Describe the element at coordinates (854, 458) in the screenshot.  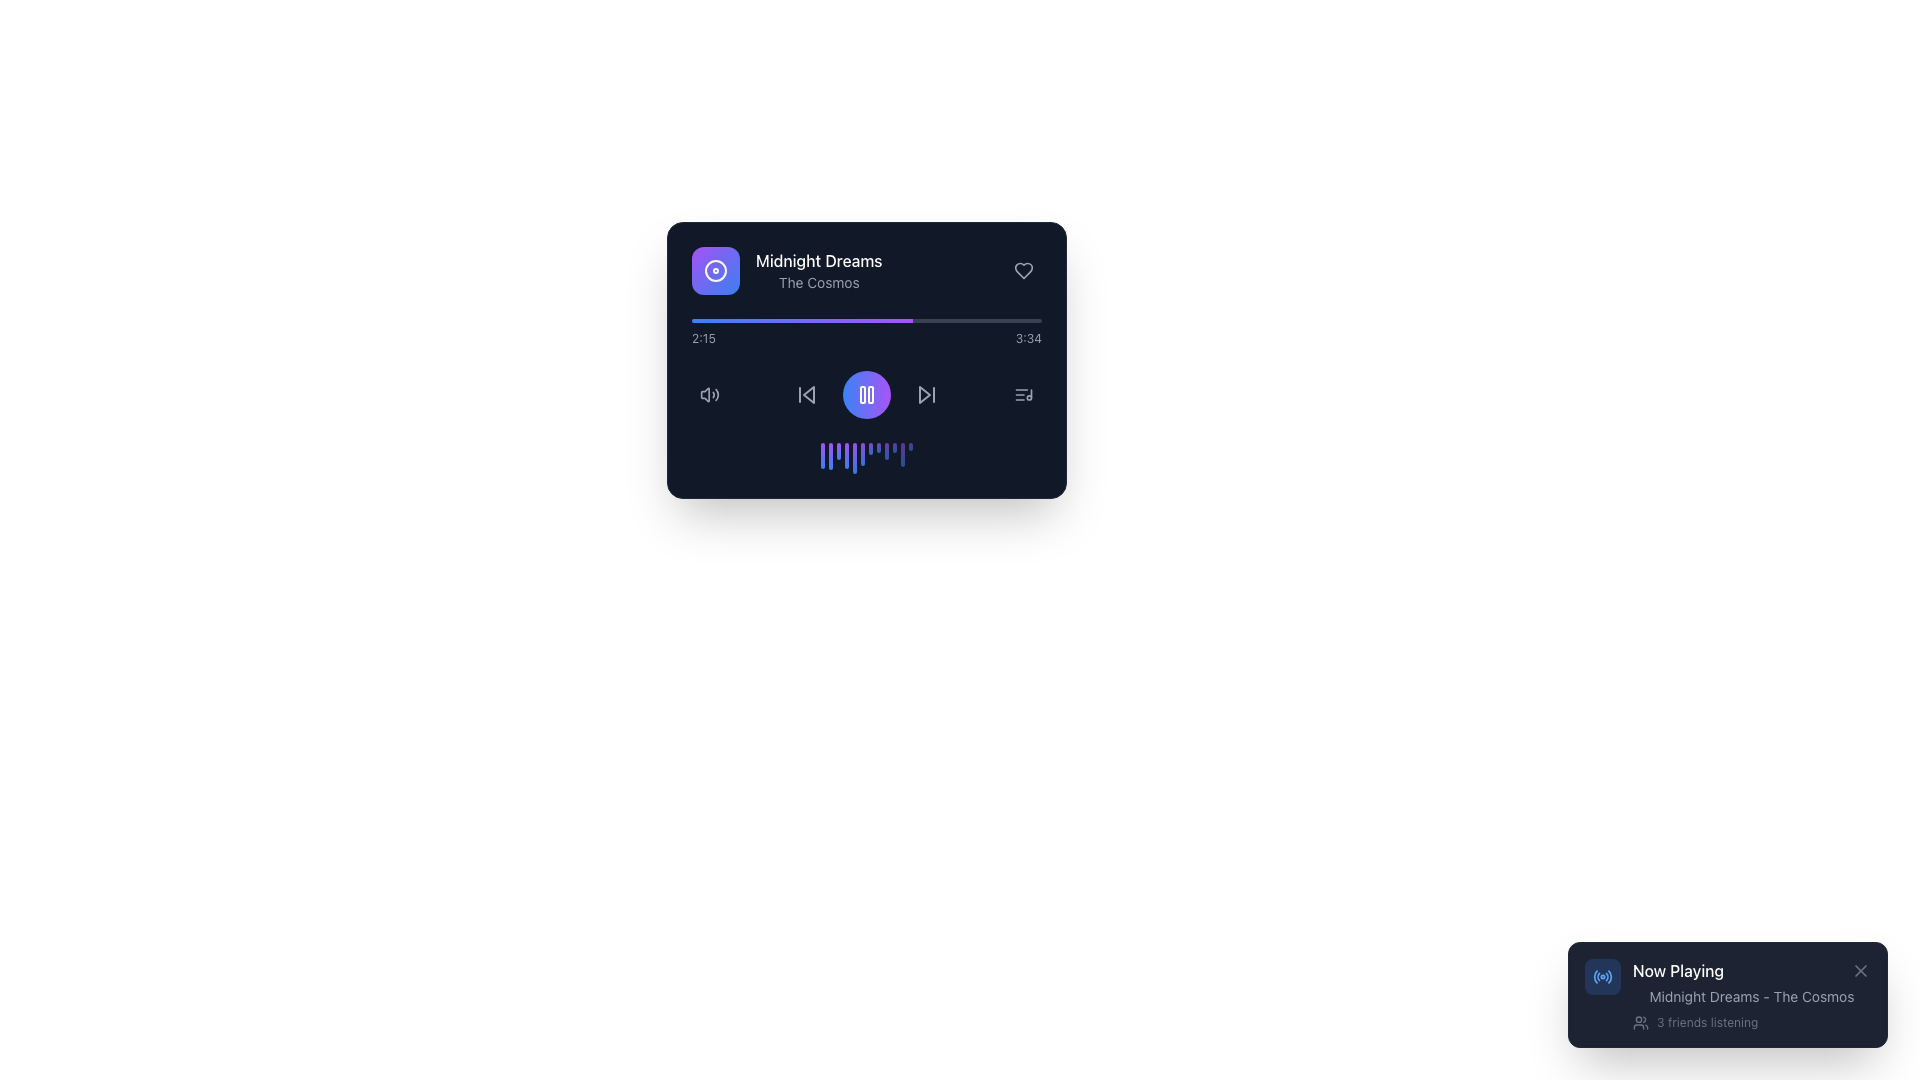
I see `the fifth progress bar from the left in the audio equalizer section of the music player interface, located beneath the circular playback control button` at that location.